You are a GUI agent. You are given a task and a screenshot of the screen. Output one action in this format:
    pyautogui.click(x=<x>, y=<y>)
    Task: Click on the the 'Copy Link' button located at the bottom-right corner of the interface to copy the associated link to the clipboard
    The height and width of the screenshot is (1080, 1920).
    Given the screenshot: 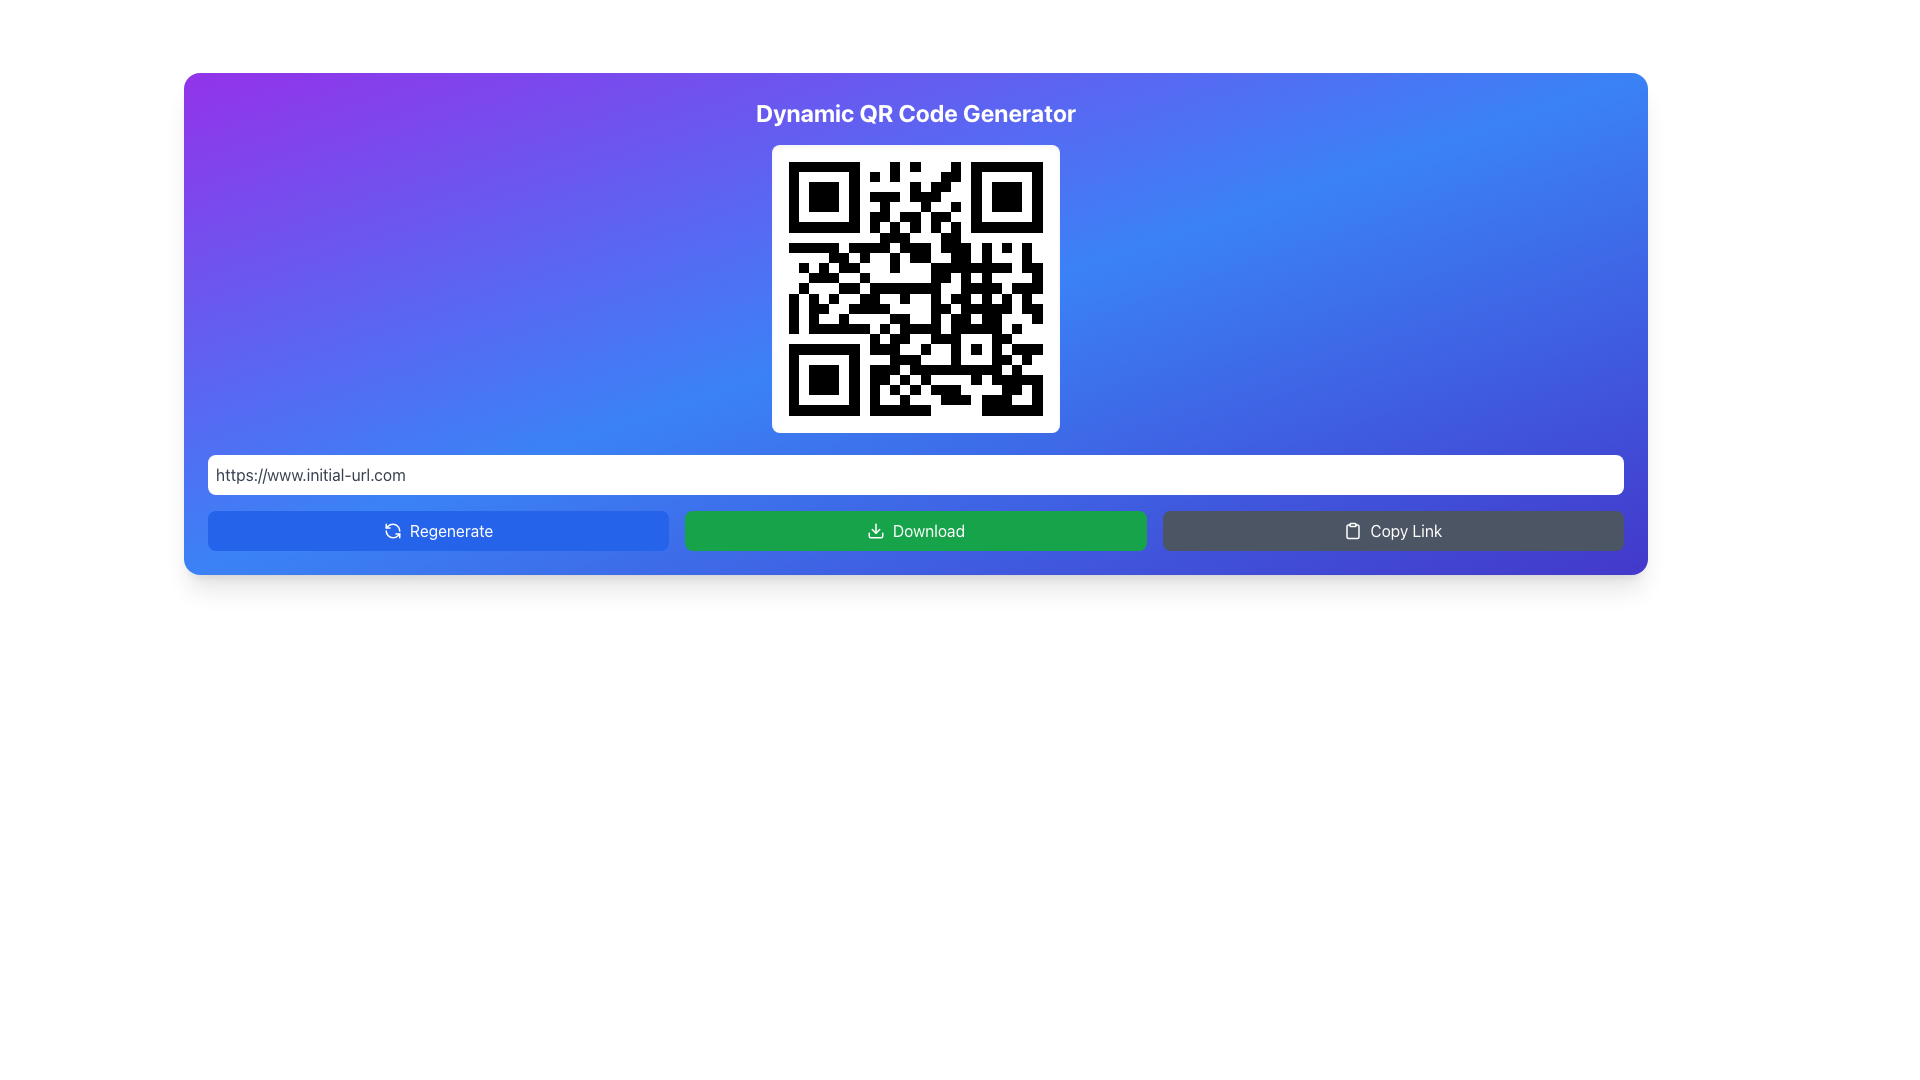 What is the action you would take?
    pyautogui.click(x=1405, y=530)
    